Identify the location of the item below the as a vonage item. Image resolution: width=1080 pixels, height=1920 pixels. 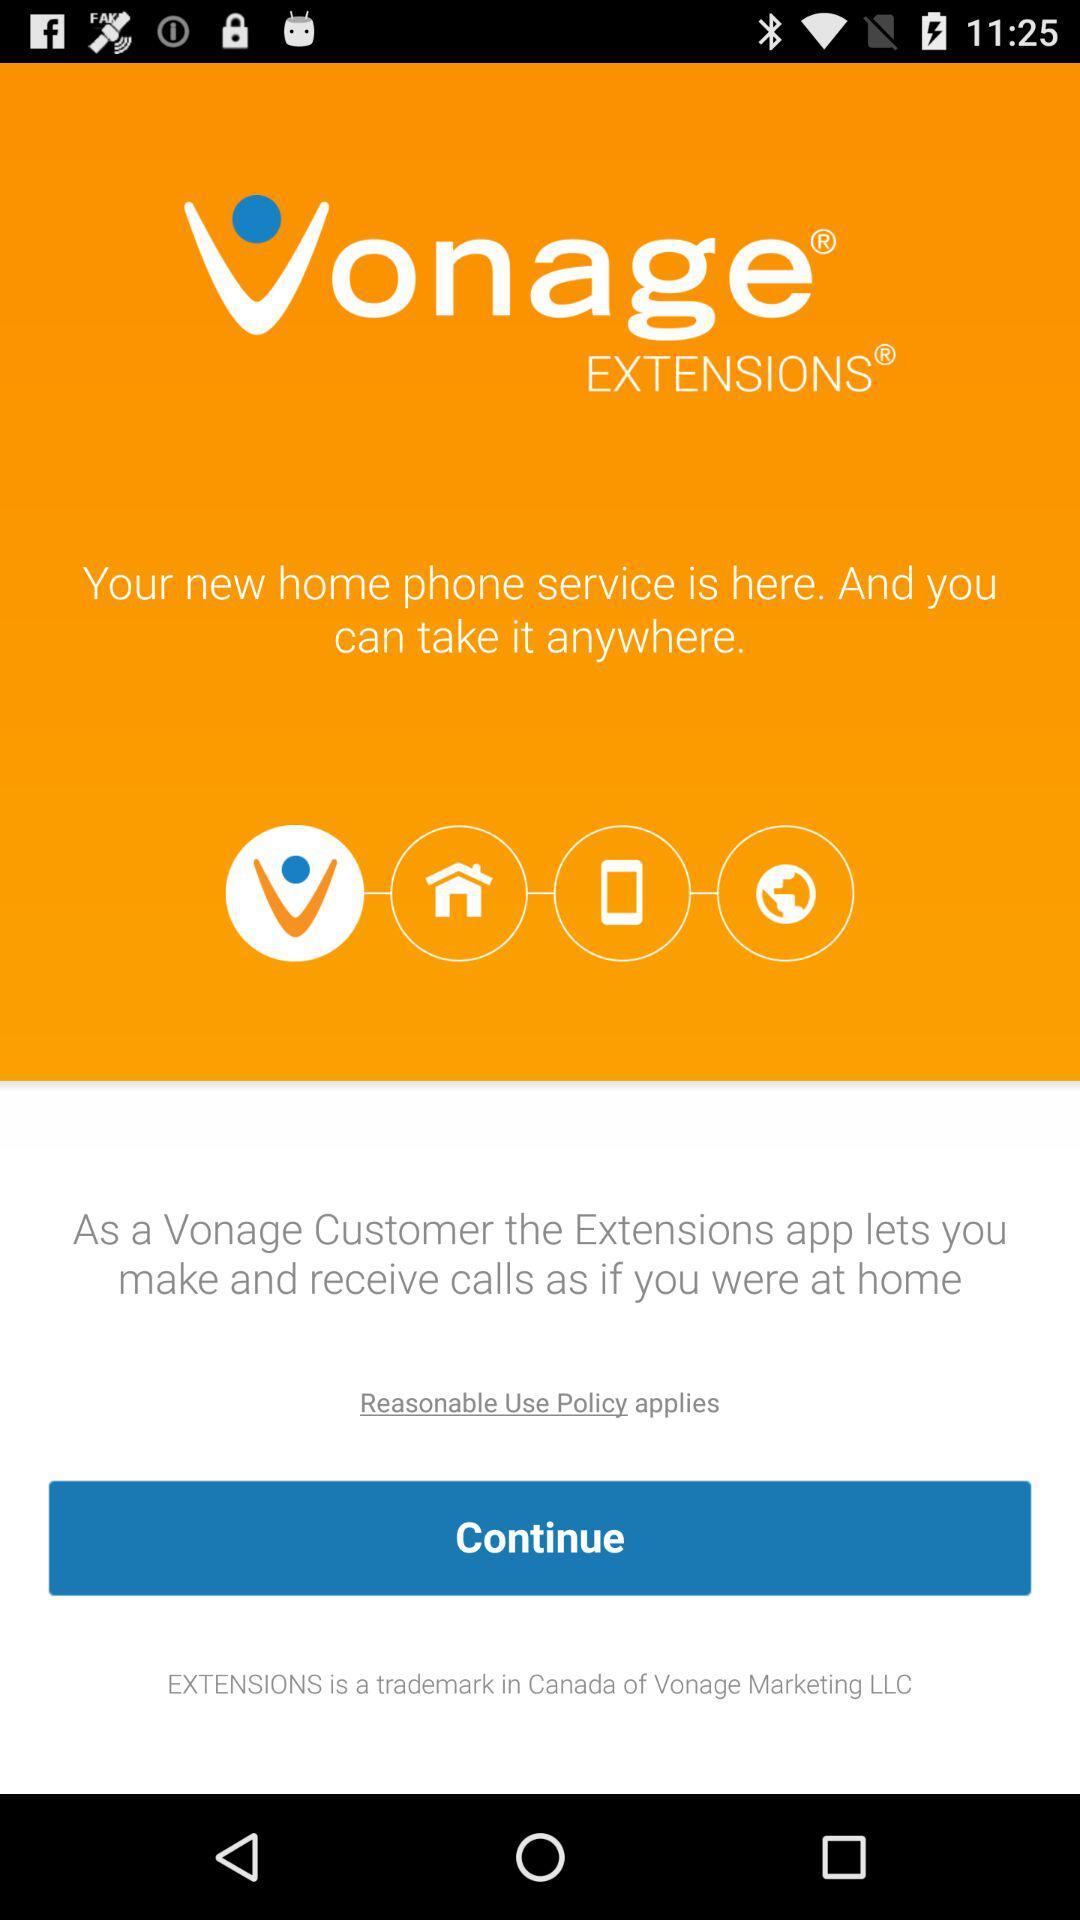
(493, 1401).